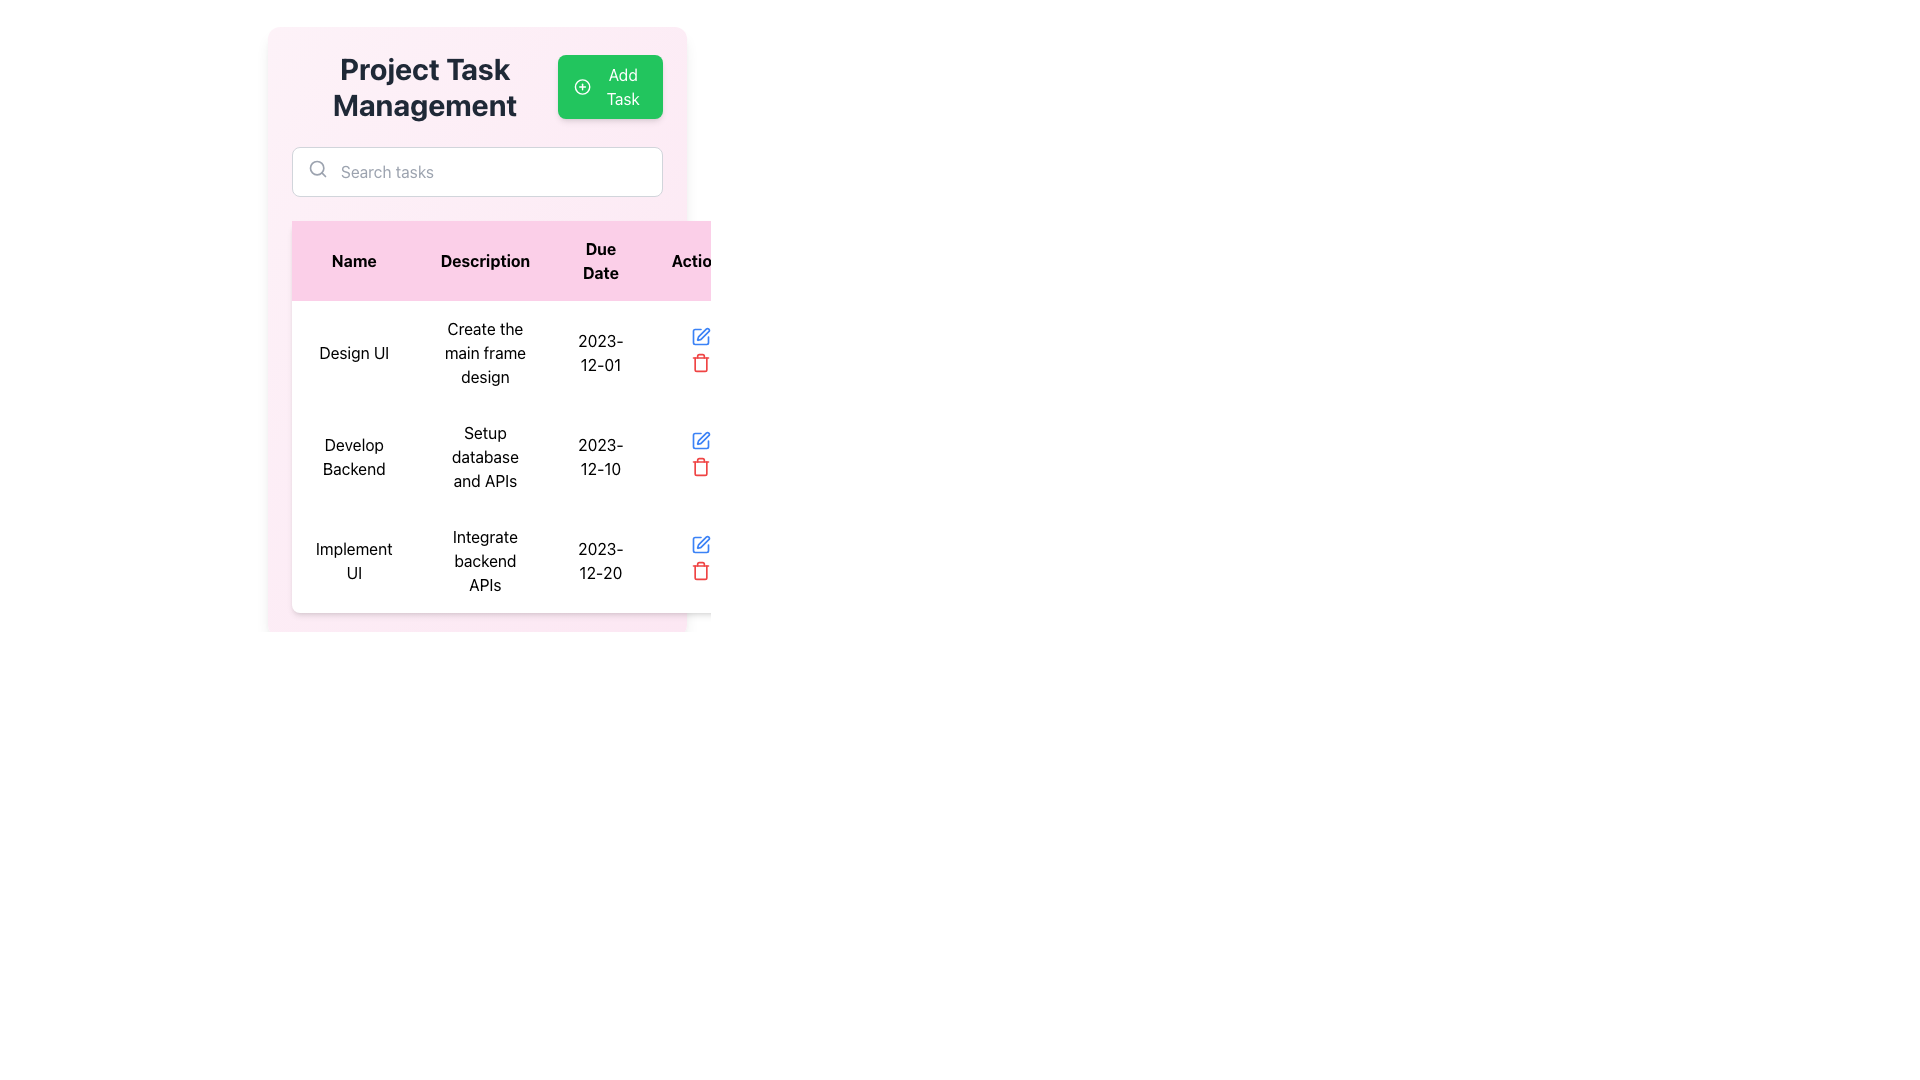 Image resolution: width=1920 pixels, height=1080 pixels. I want to click on the text label that says 'Create the main frame design', which is located in the second column, second row of the table under the header 'Description', so click(485, 352).